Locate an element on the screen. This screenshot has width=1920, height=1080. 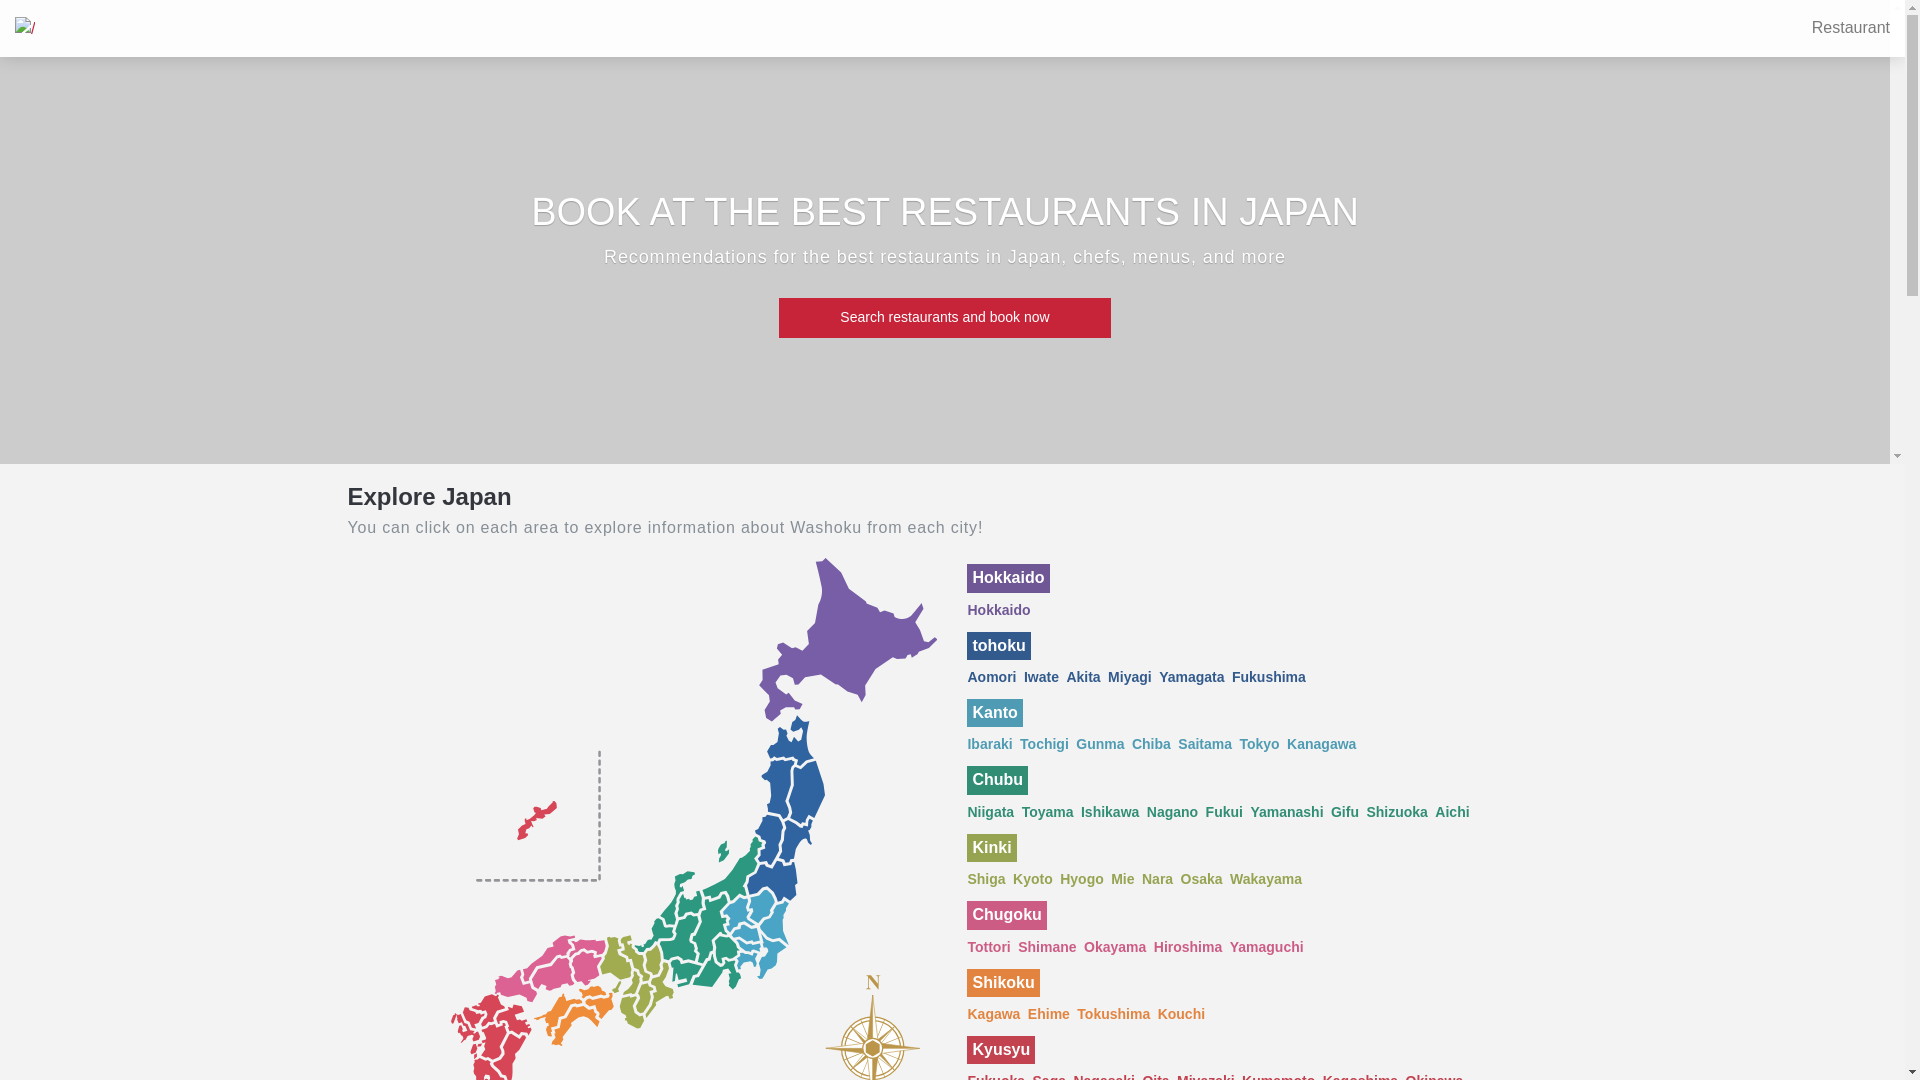
'Kyoto' is located at coordinates (1032, 878).